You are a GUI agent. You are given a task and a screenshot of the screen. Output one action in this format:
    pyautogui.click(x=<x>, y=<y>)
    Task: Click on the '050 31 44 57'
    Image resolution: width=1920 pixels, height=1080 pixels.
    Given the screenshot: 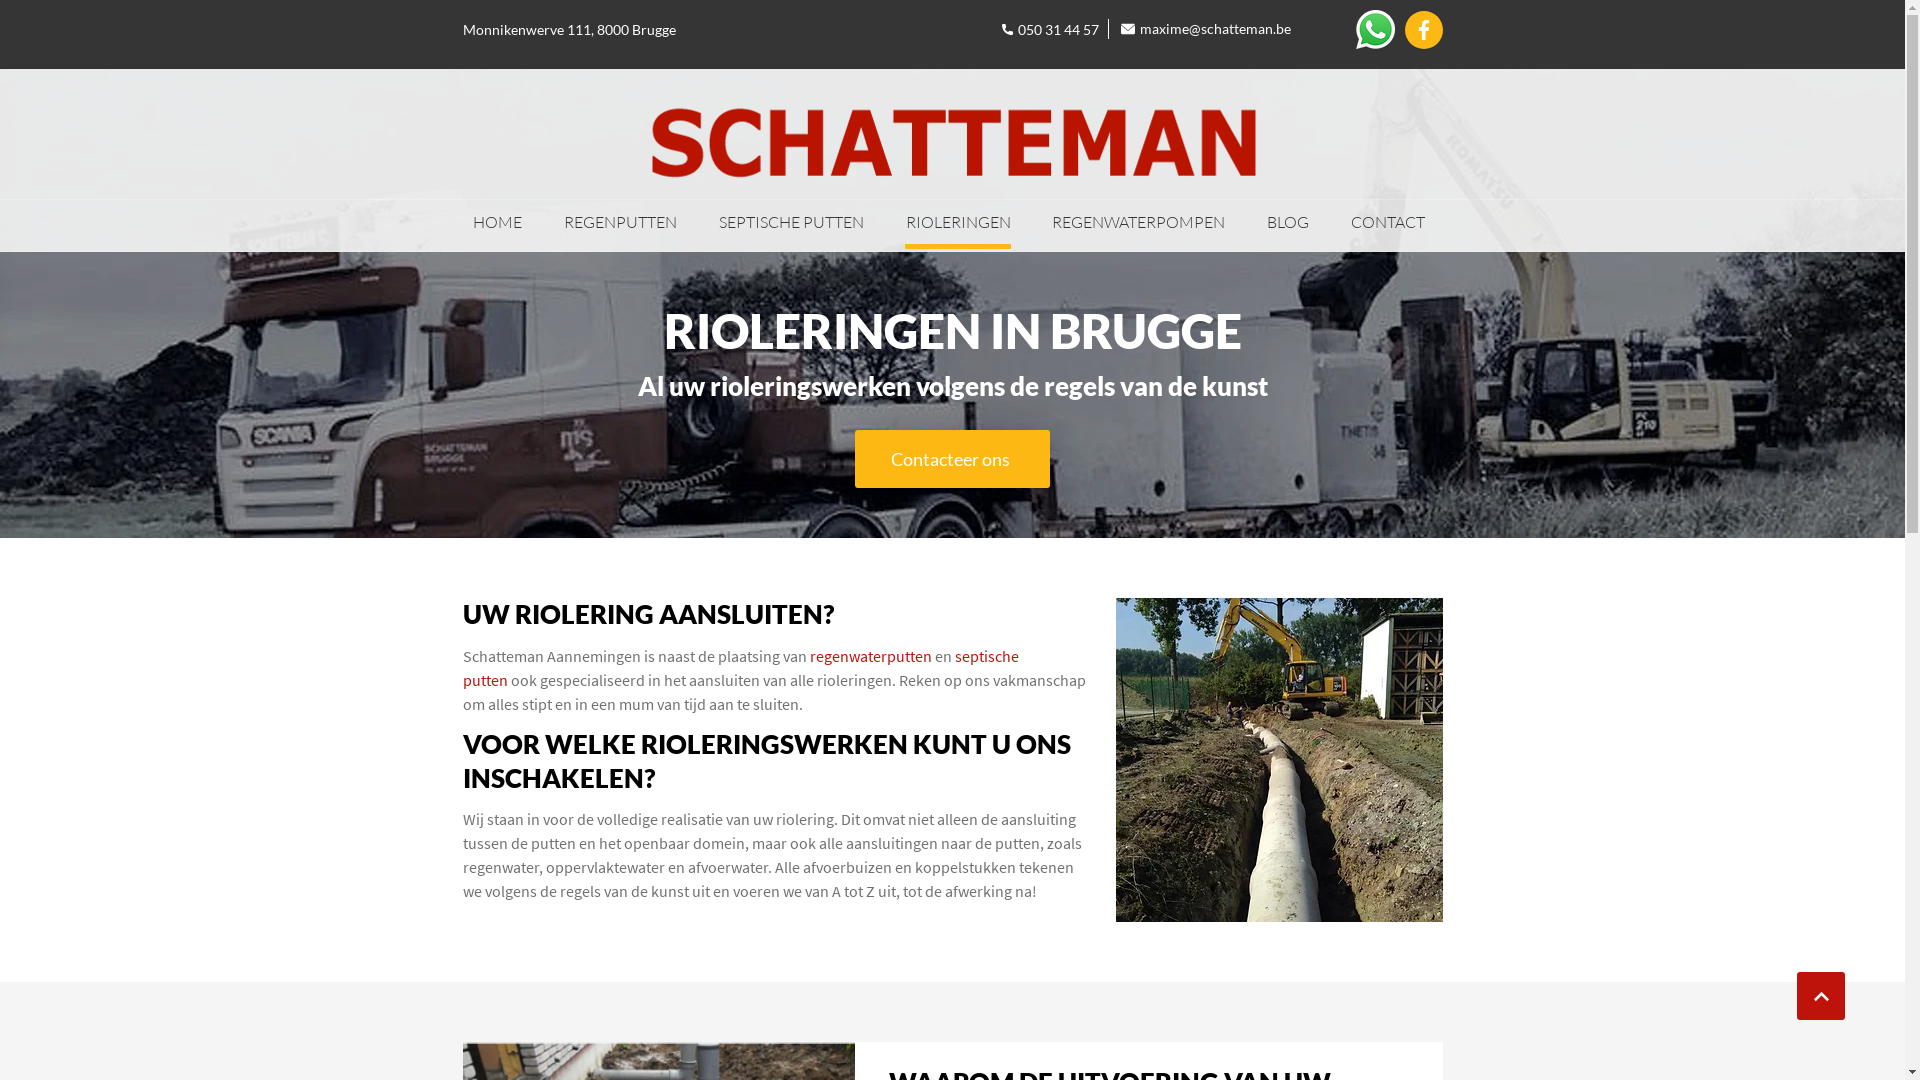 What is the action you would take?
    pyautogui.click(x=1049, y=29)
    